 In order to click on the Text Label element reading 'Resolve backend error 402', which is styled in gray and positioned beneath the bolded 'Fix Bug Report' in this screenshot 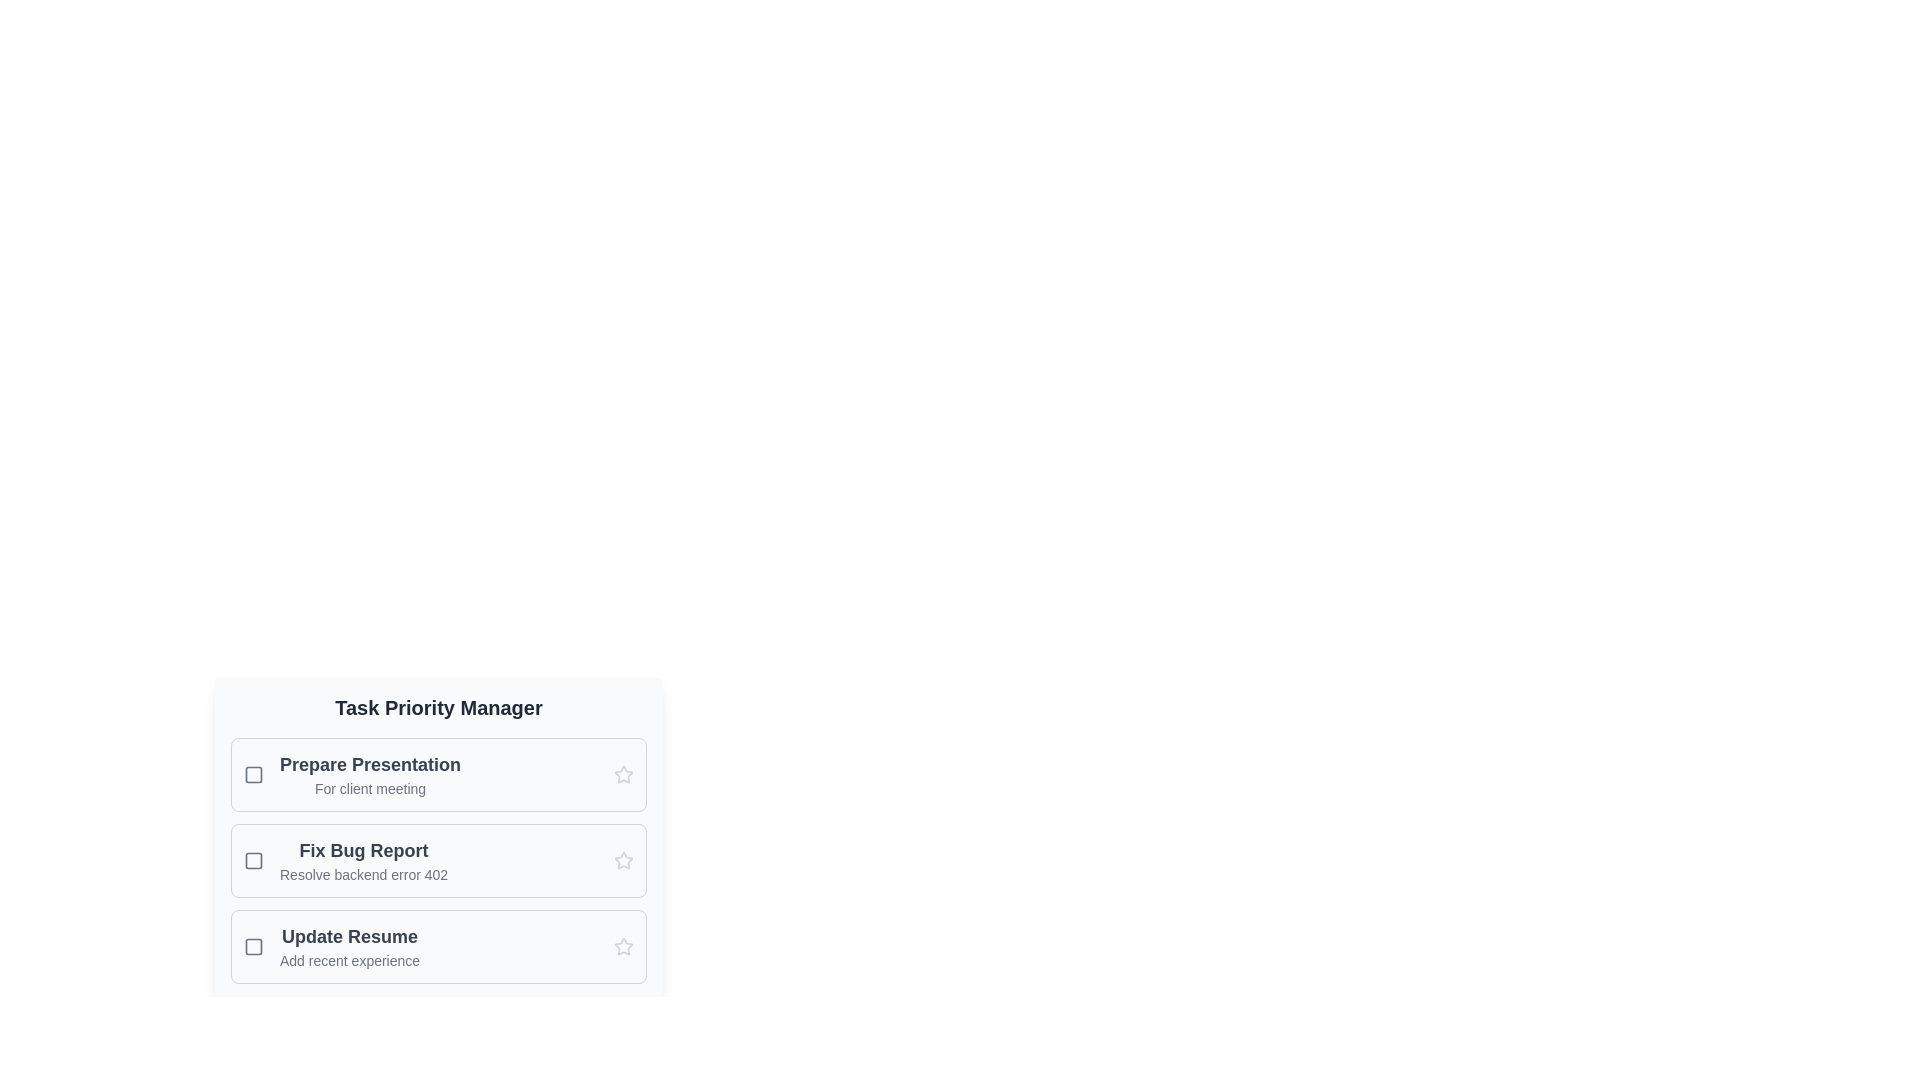, I will do `click(364, 874)`.